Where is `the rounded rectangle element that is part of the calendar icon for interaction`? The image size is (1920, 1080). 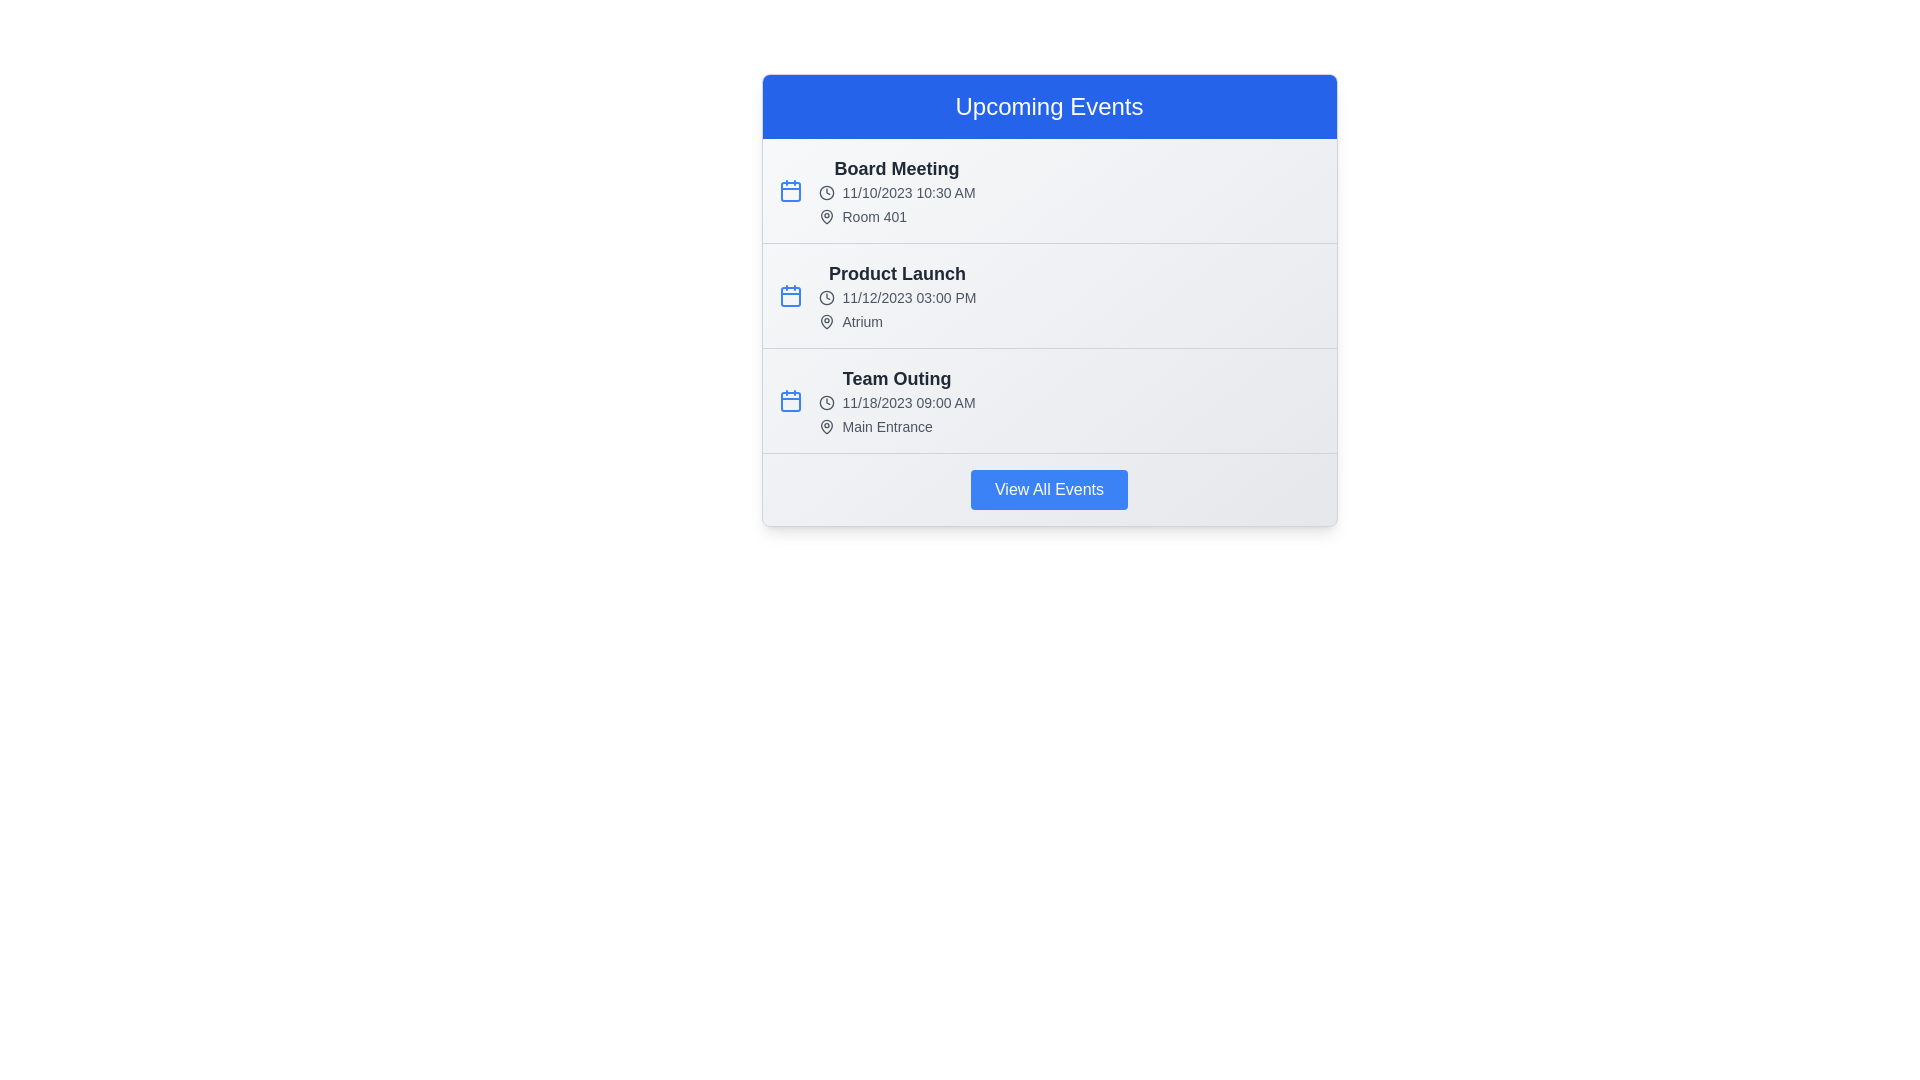 the rounded rectangle element that is part of the calendar icon for interaction is located at coordinates (789, 401).